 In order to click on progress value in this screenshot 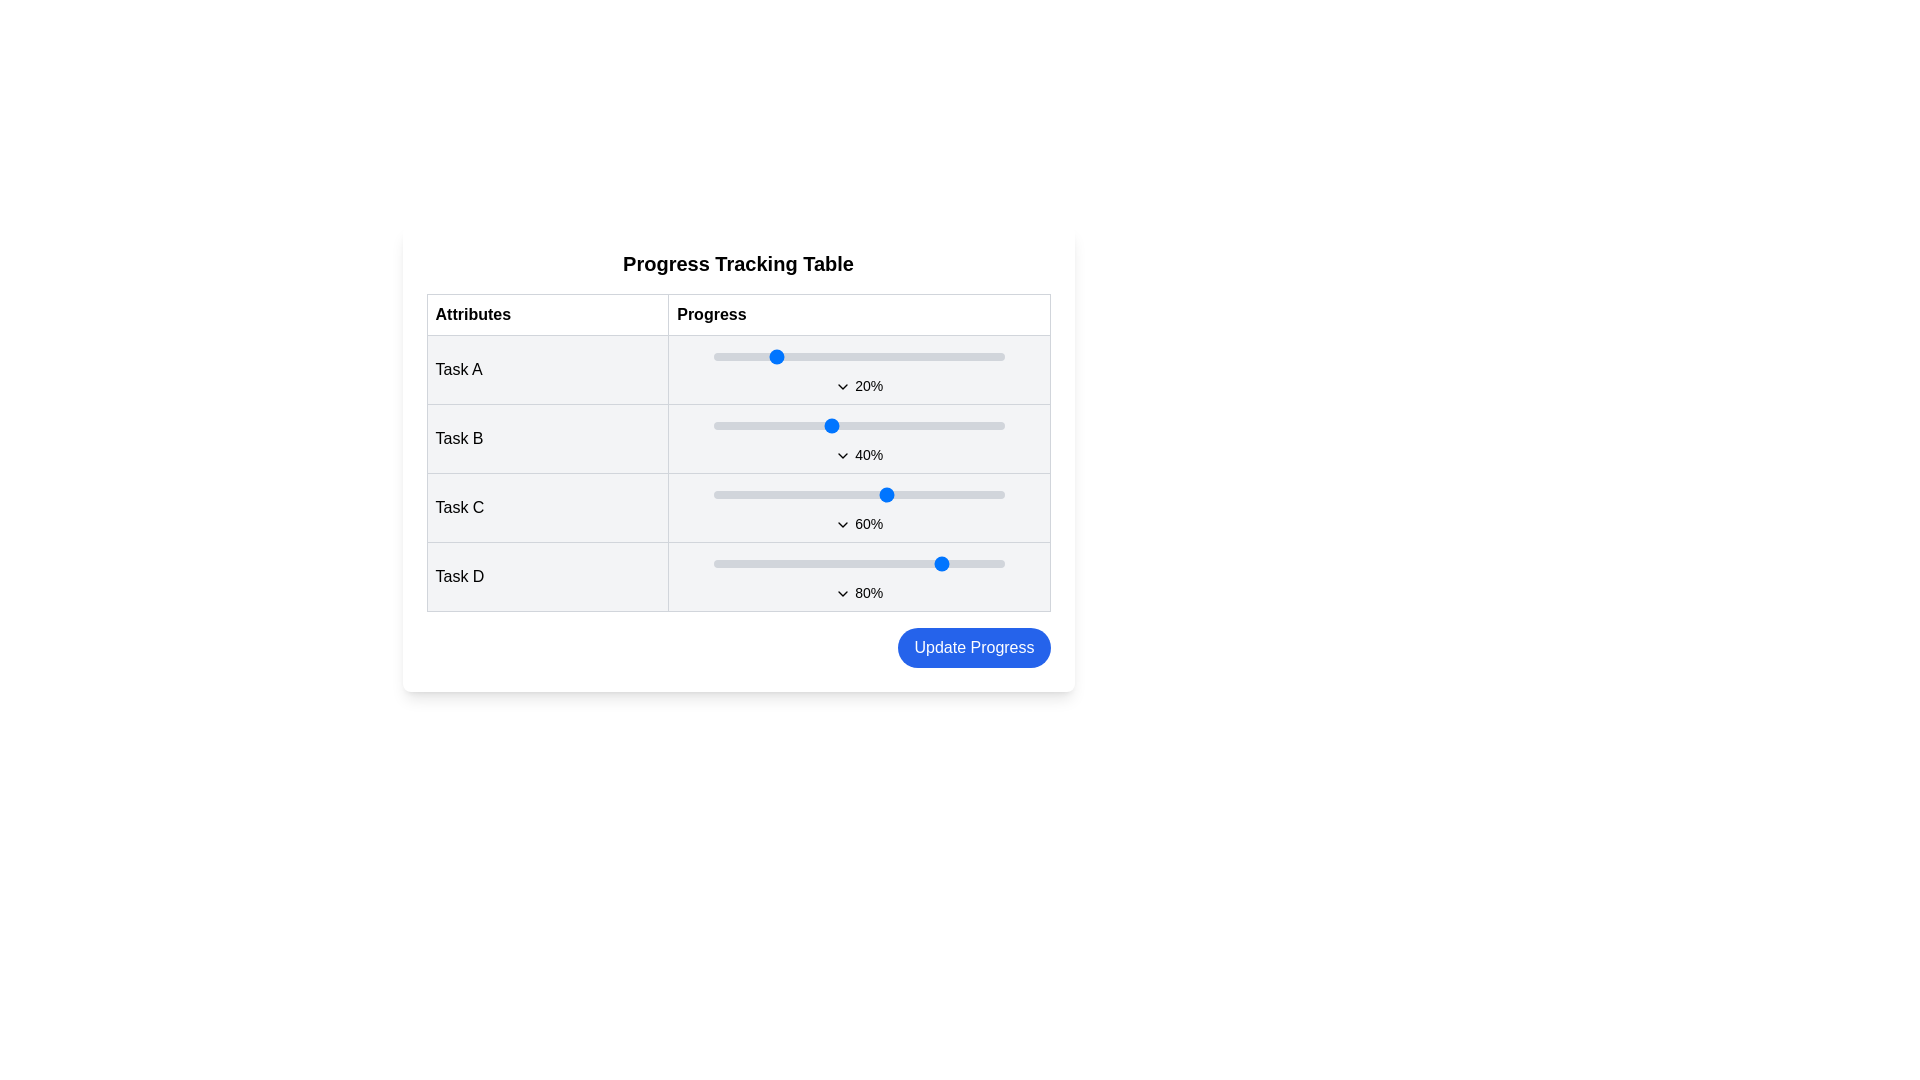, I will do `click(713, 356)`.